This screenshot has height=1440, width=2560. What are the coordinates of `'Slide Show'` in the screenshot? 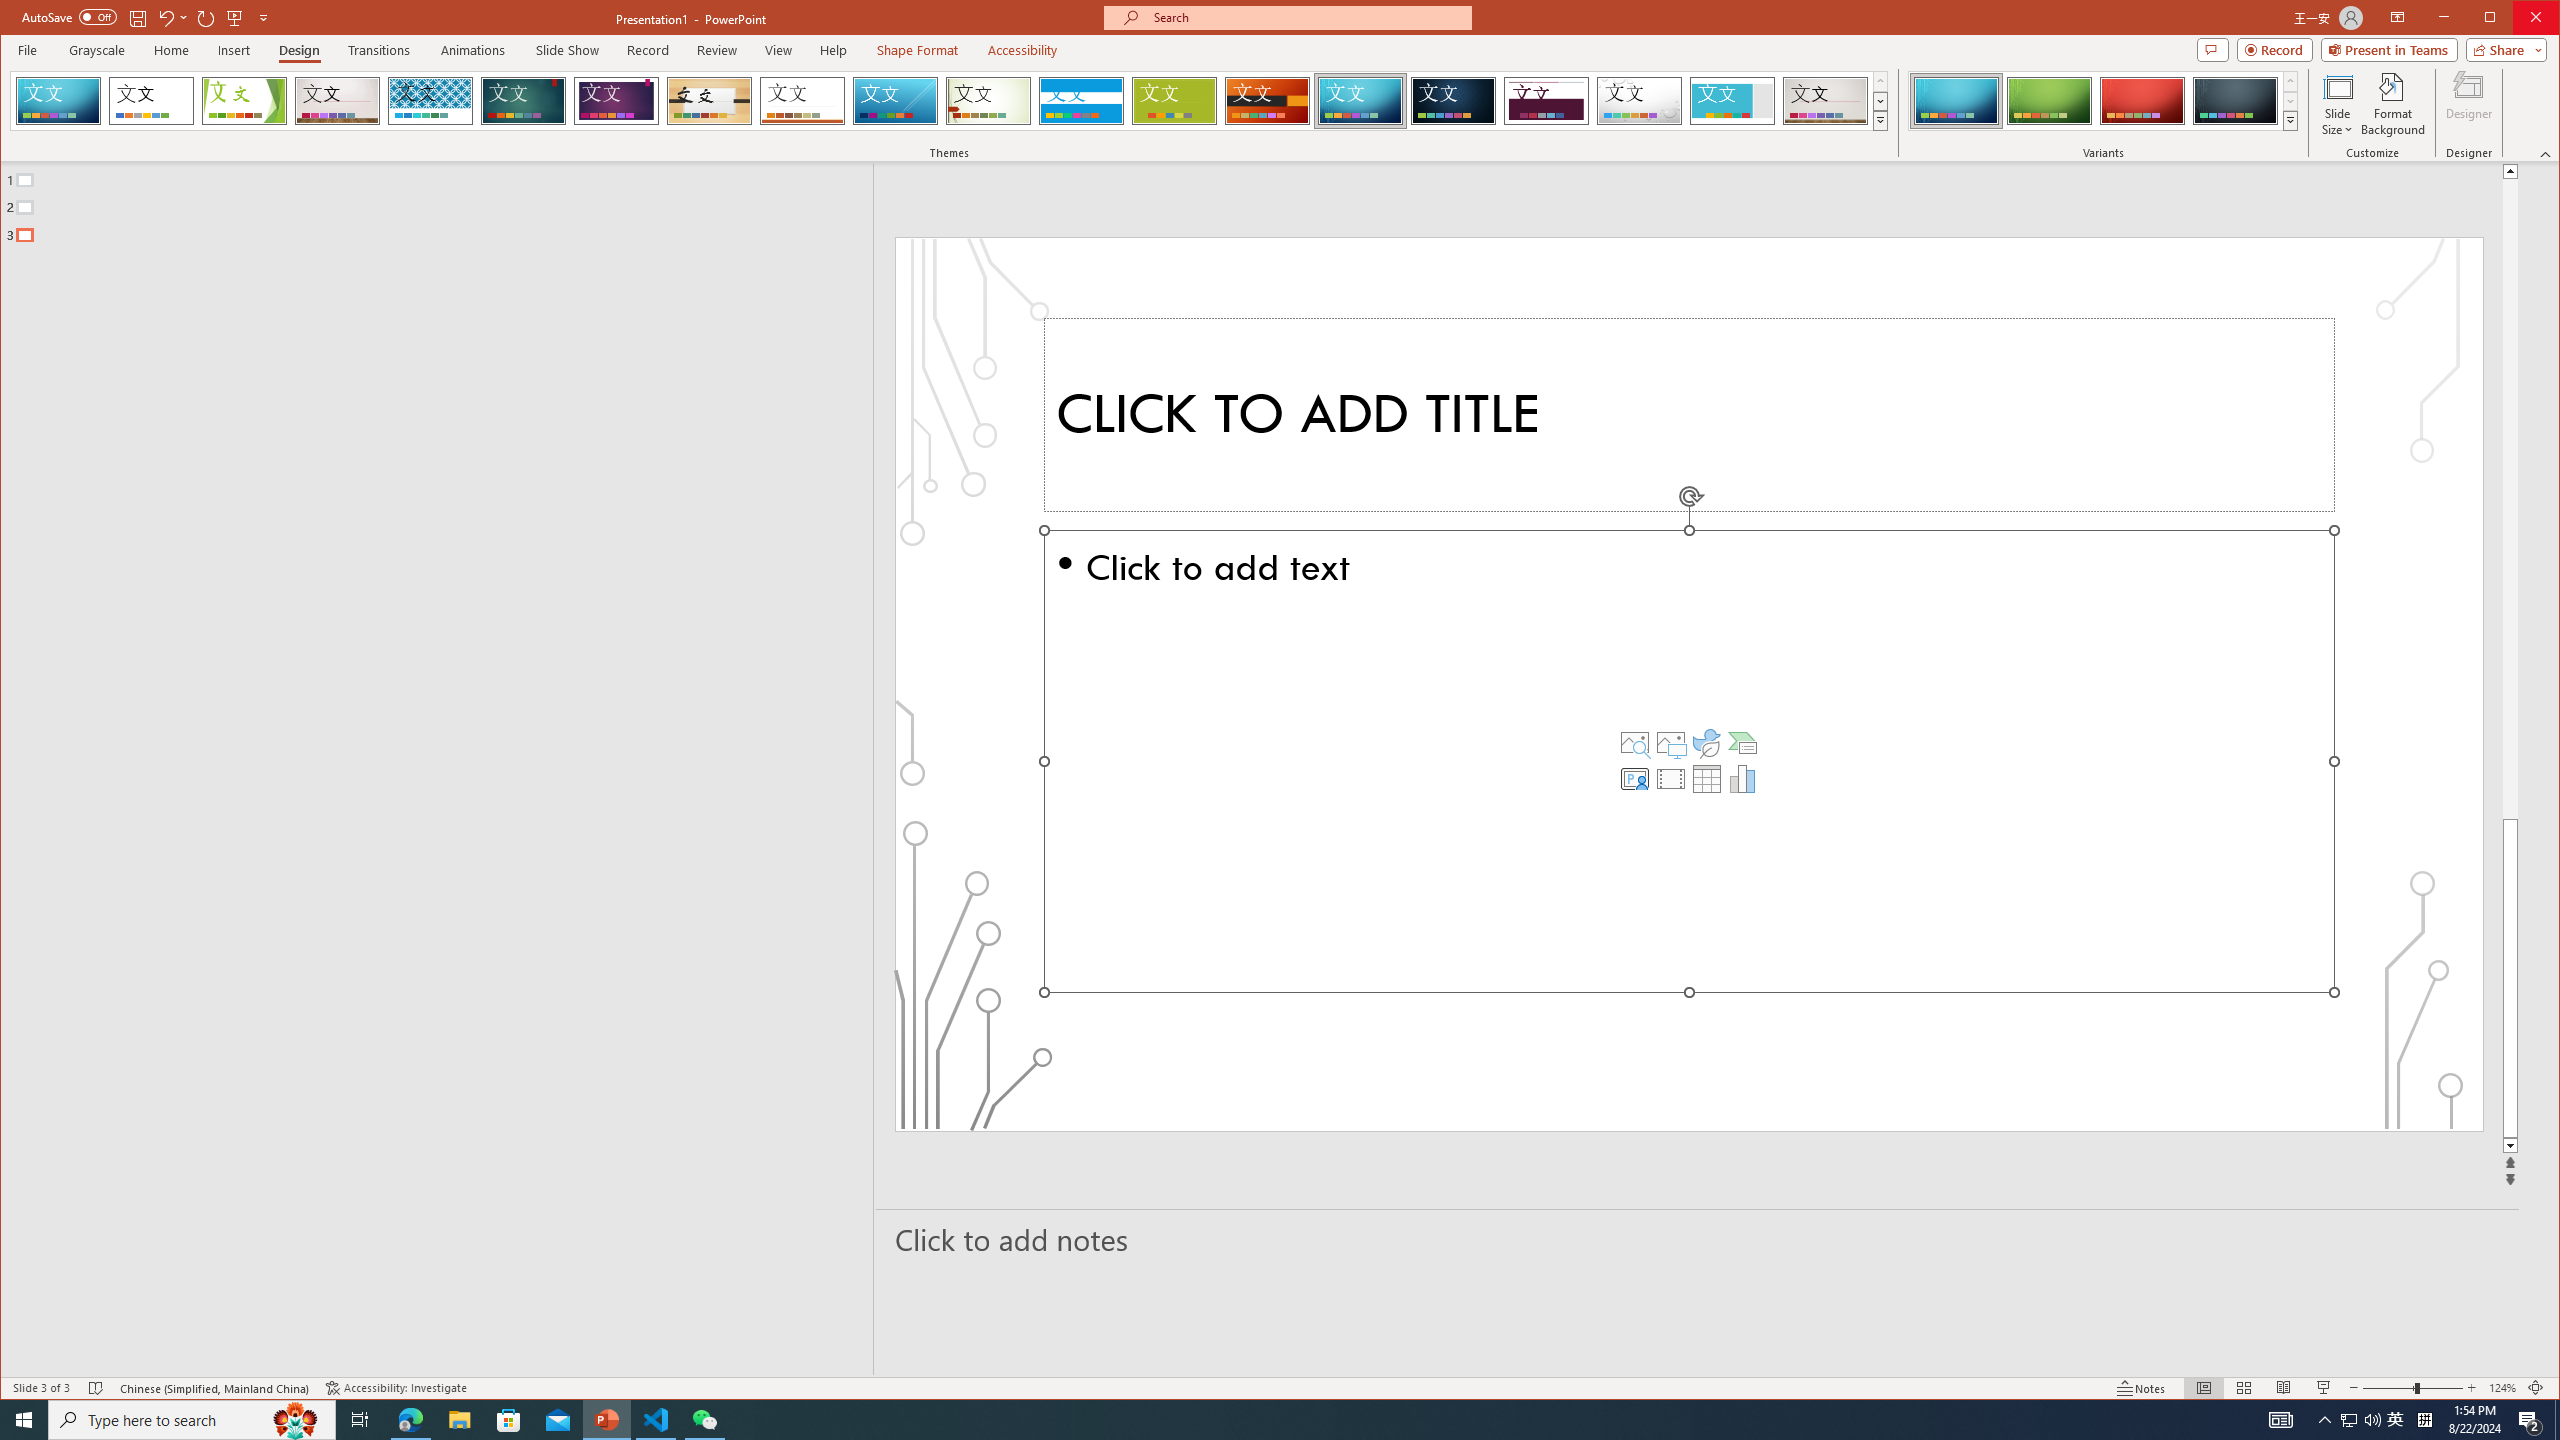 It's located at (566, 49).